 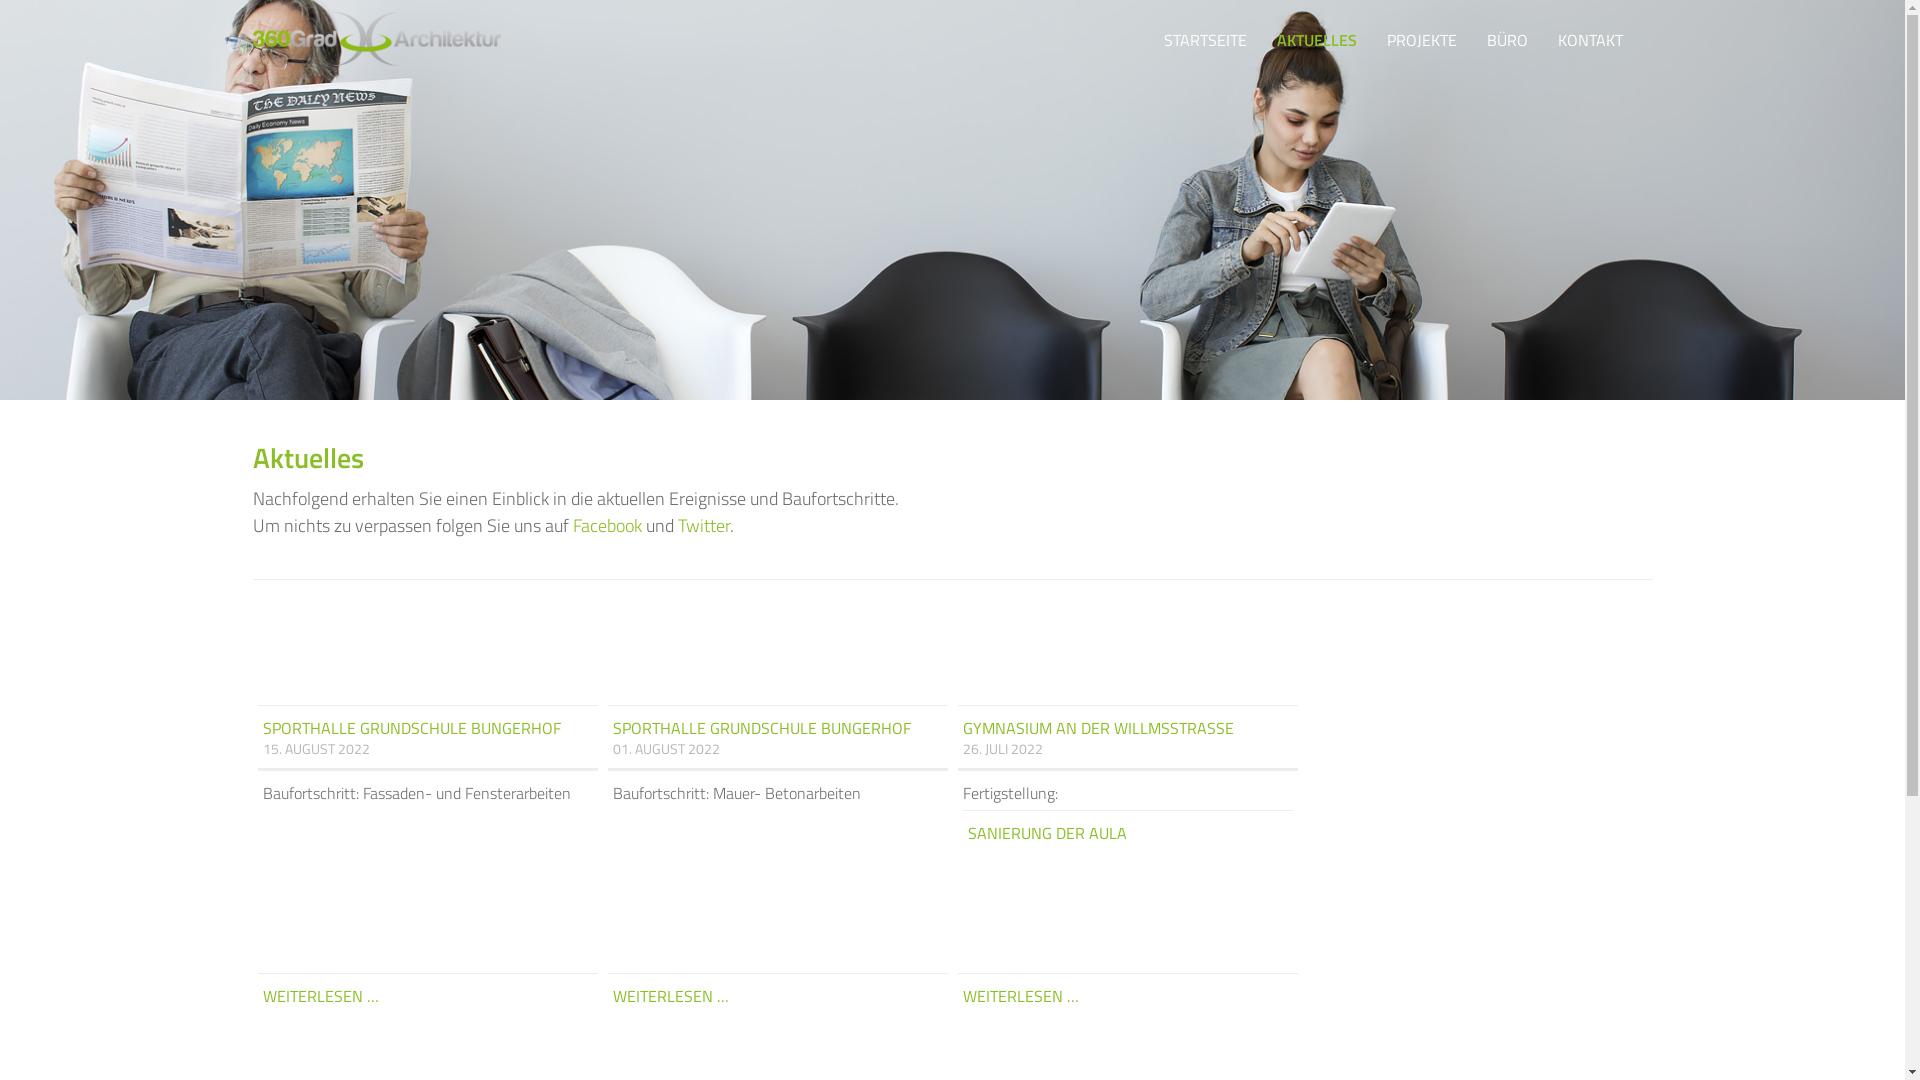 What do you see at coordinates (607, 722) in the screenshot?
I see `'SPORTHALLE GRUNDSCHULE BUNGERHOF'` at bounding box center [607, 722].